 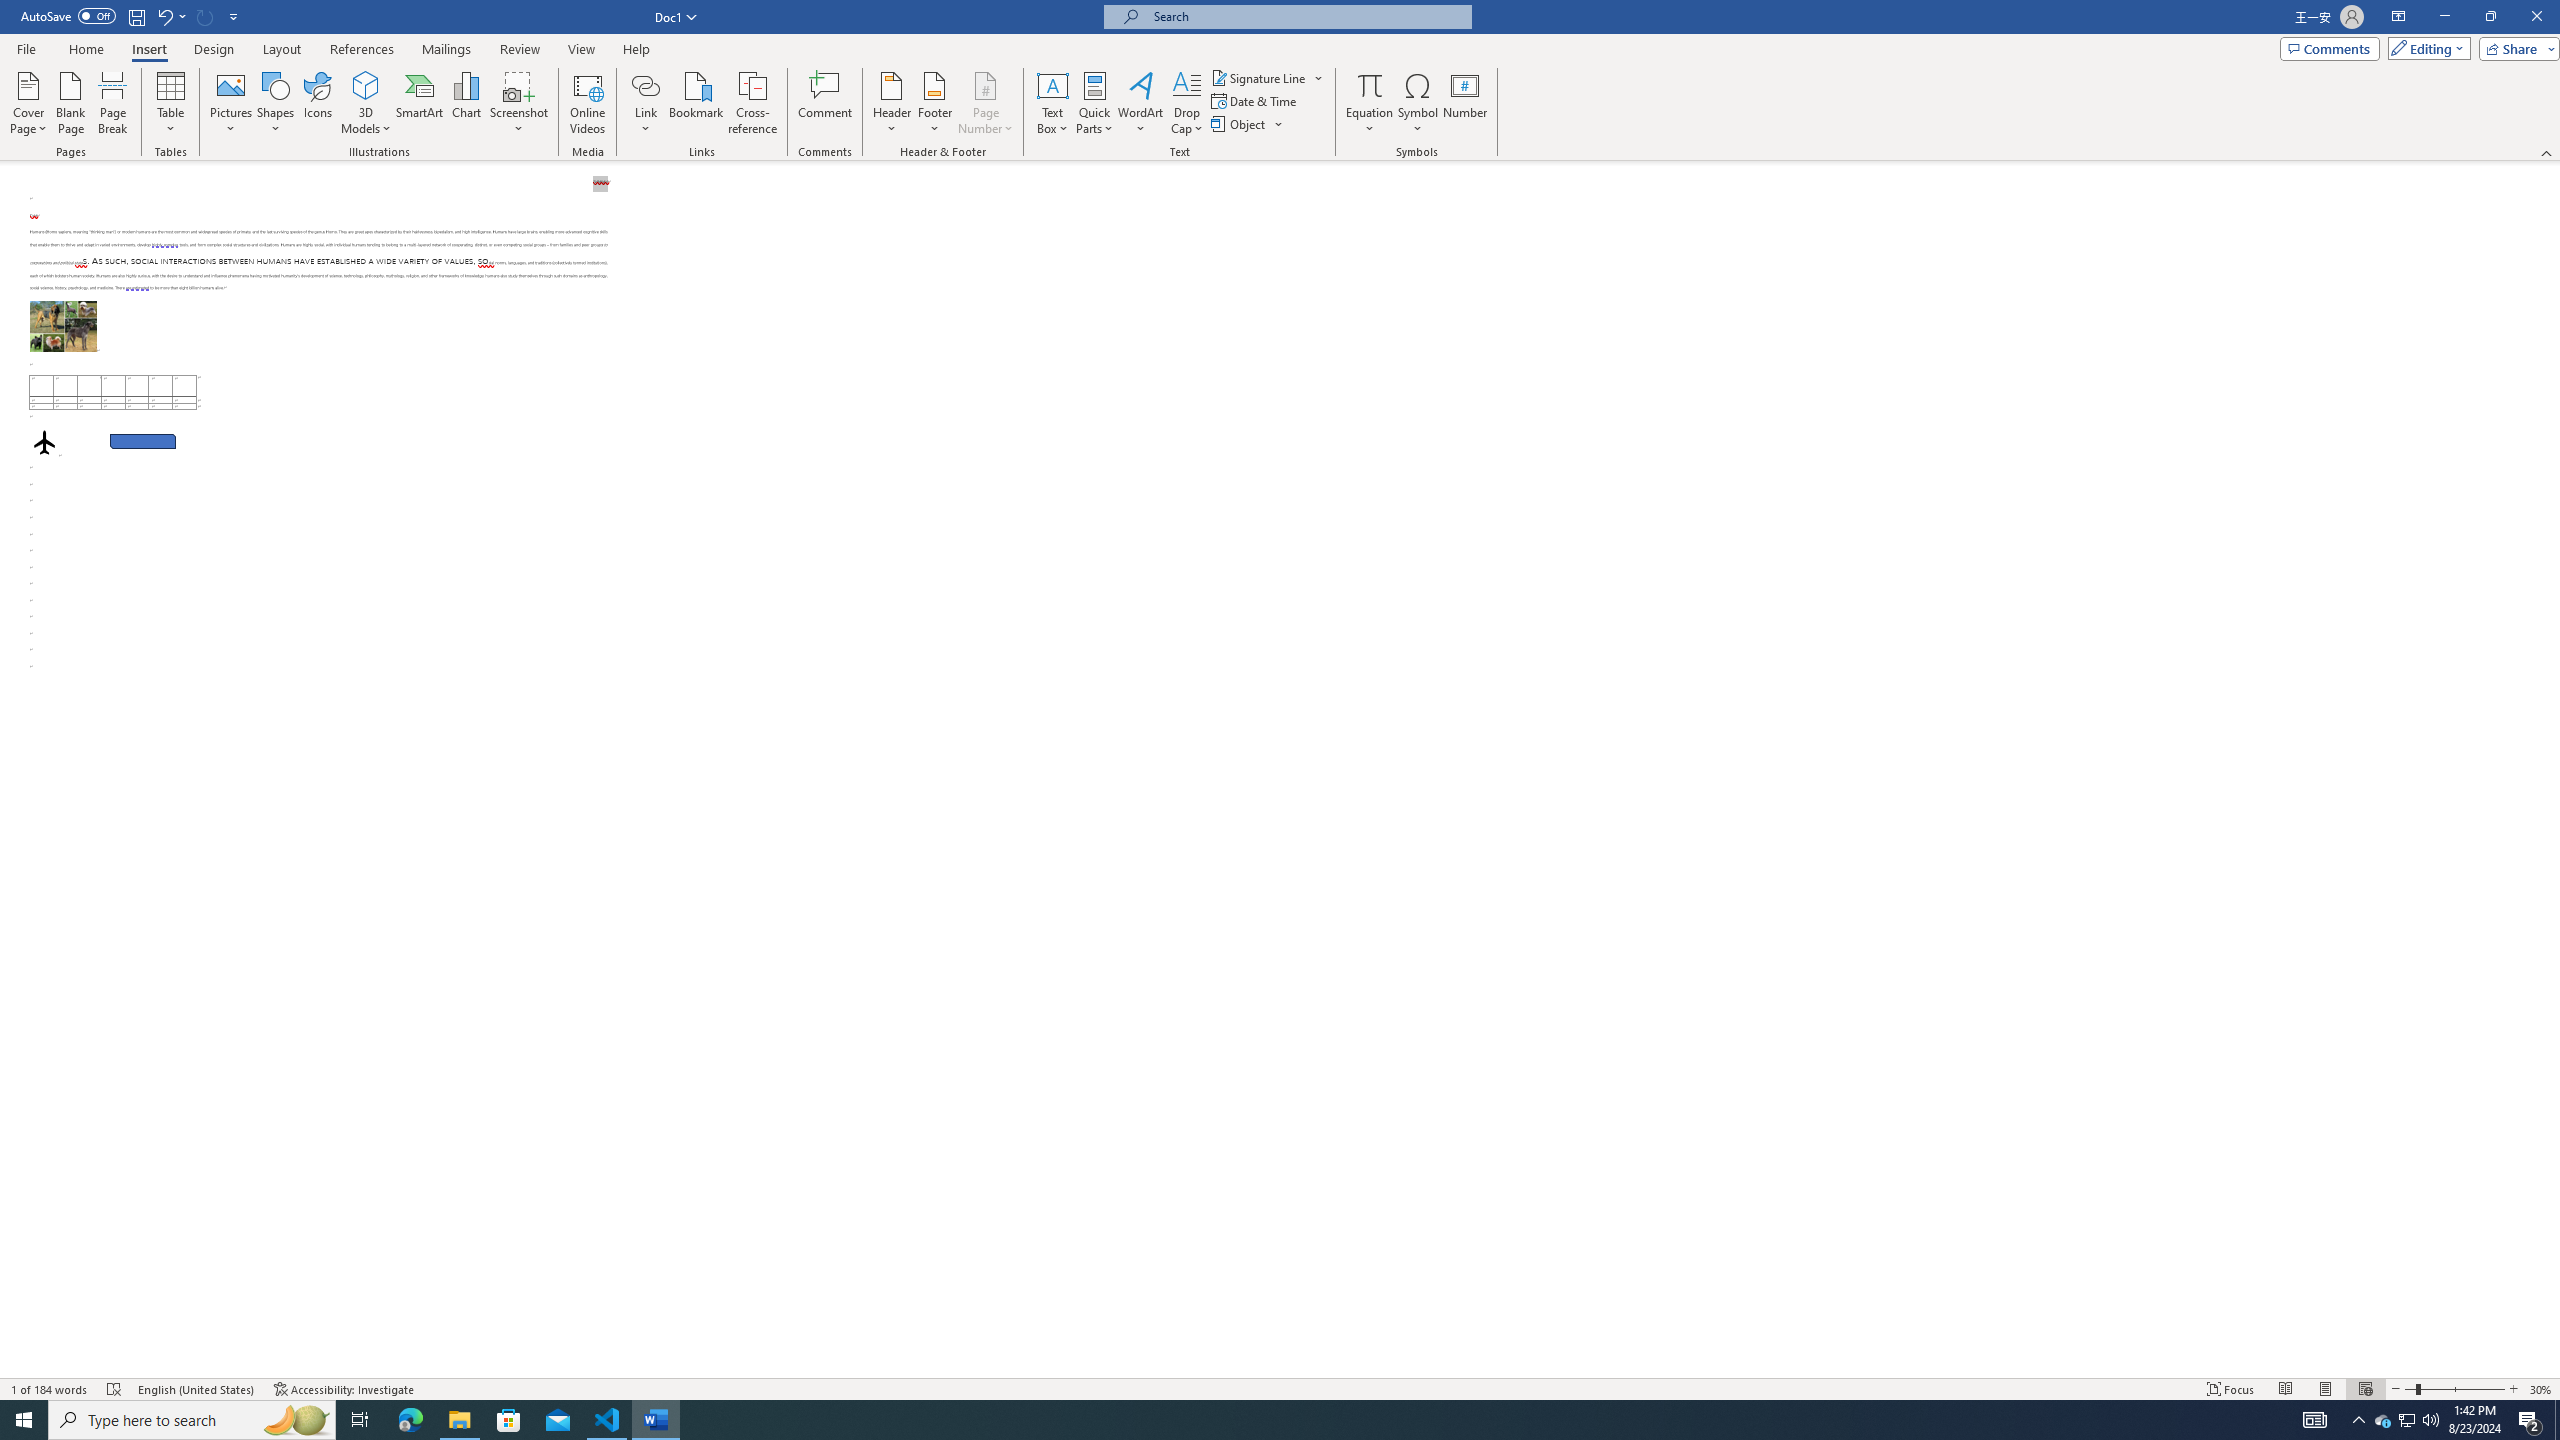 I want to click on 'Symbol', so click(x=1418, y=103).